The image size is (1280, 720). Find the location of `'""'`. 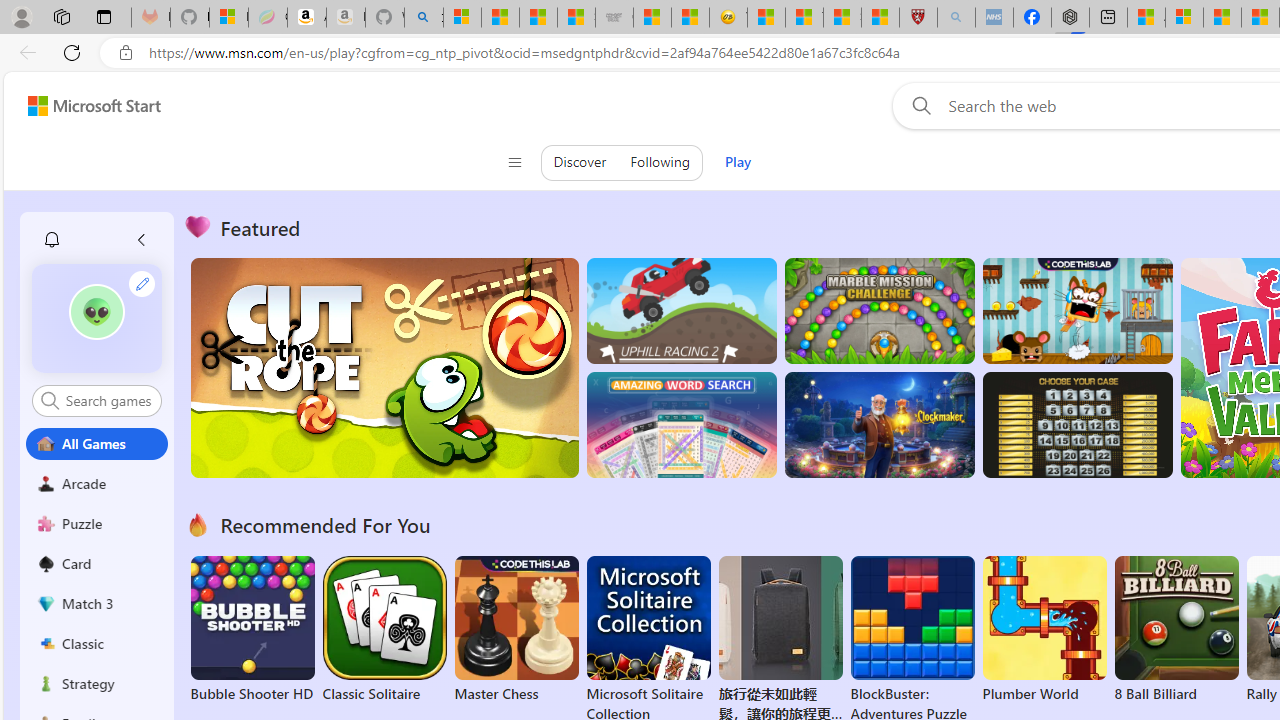

'""' is located at coordinates (95, 312).